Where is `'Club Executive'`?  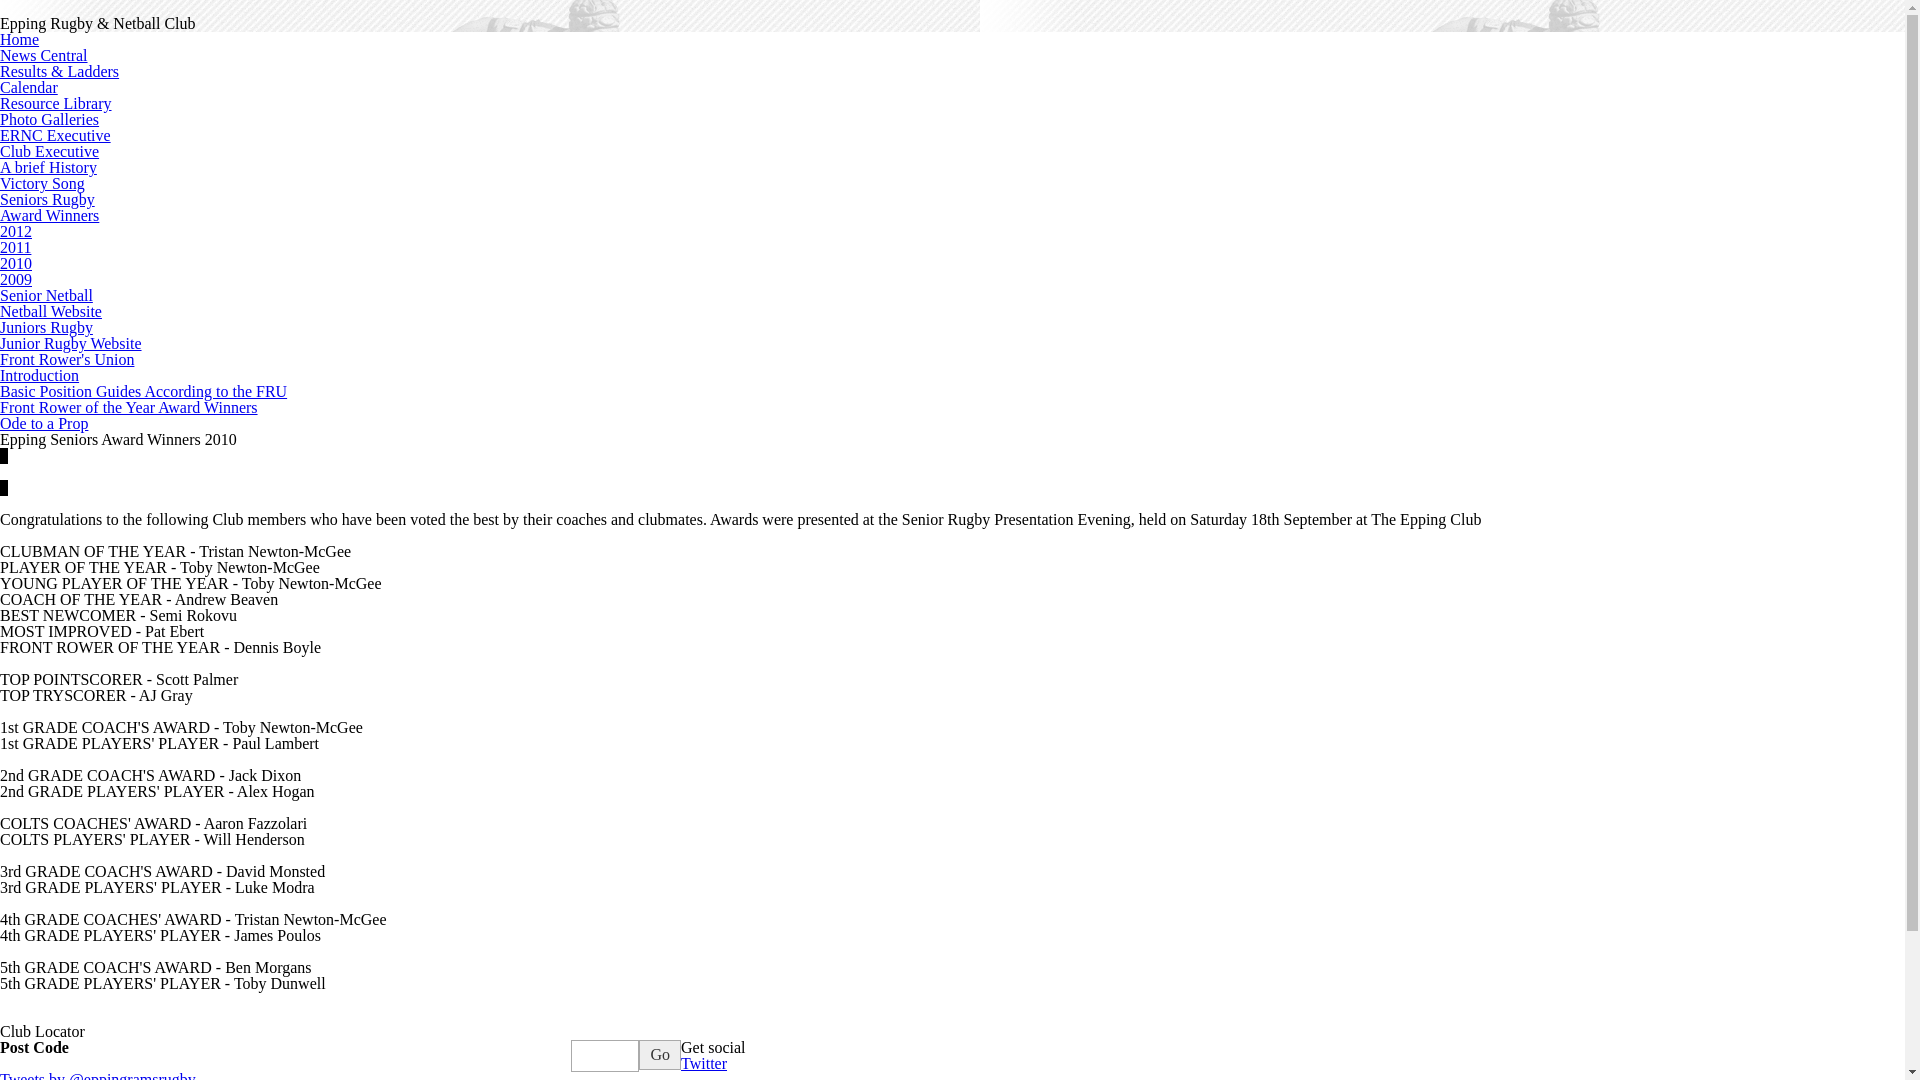 'Club Executive' is located at coordinates (49, 150).